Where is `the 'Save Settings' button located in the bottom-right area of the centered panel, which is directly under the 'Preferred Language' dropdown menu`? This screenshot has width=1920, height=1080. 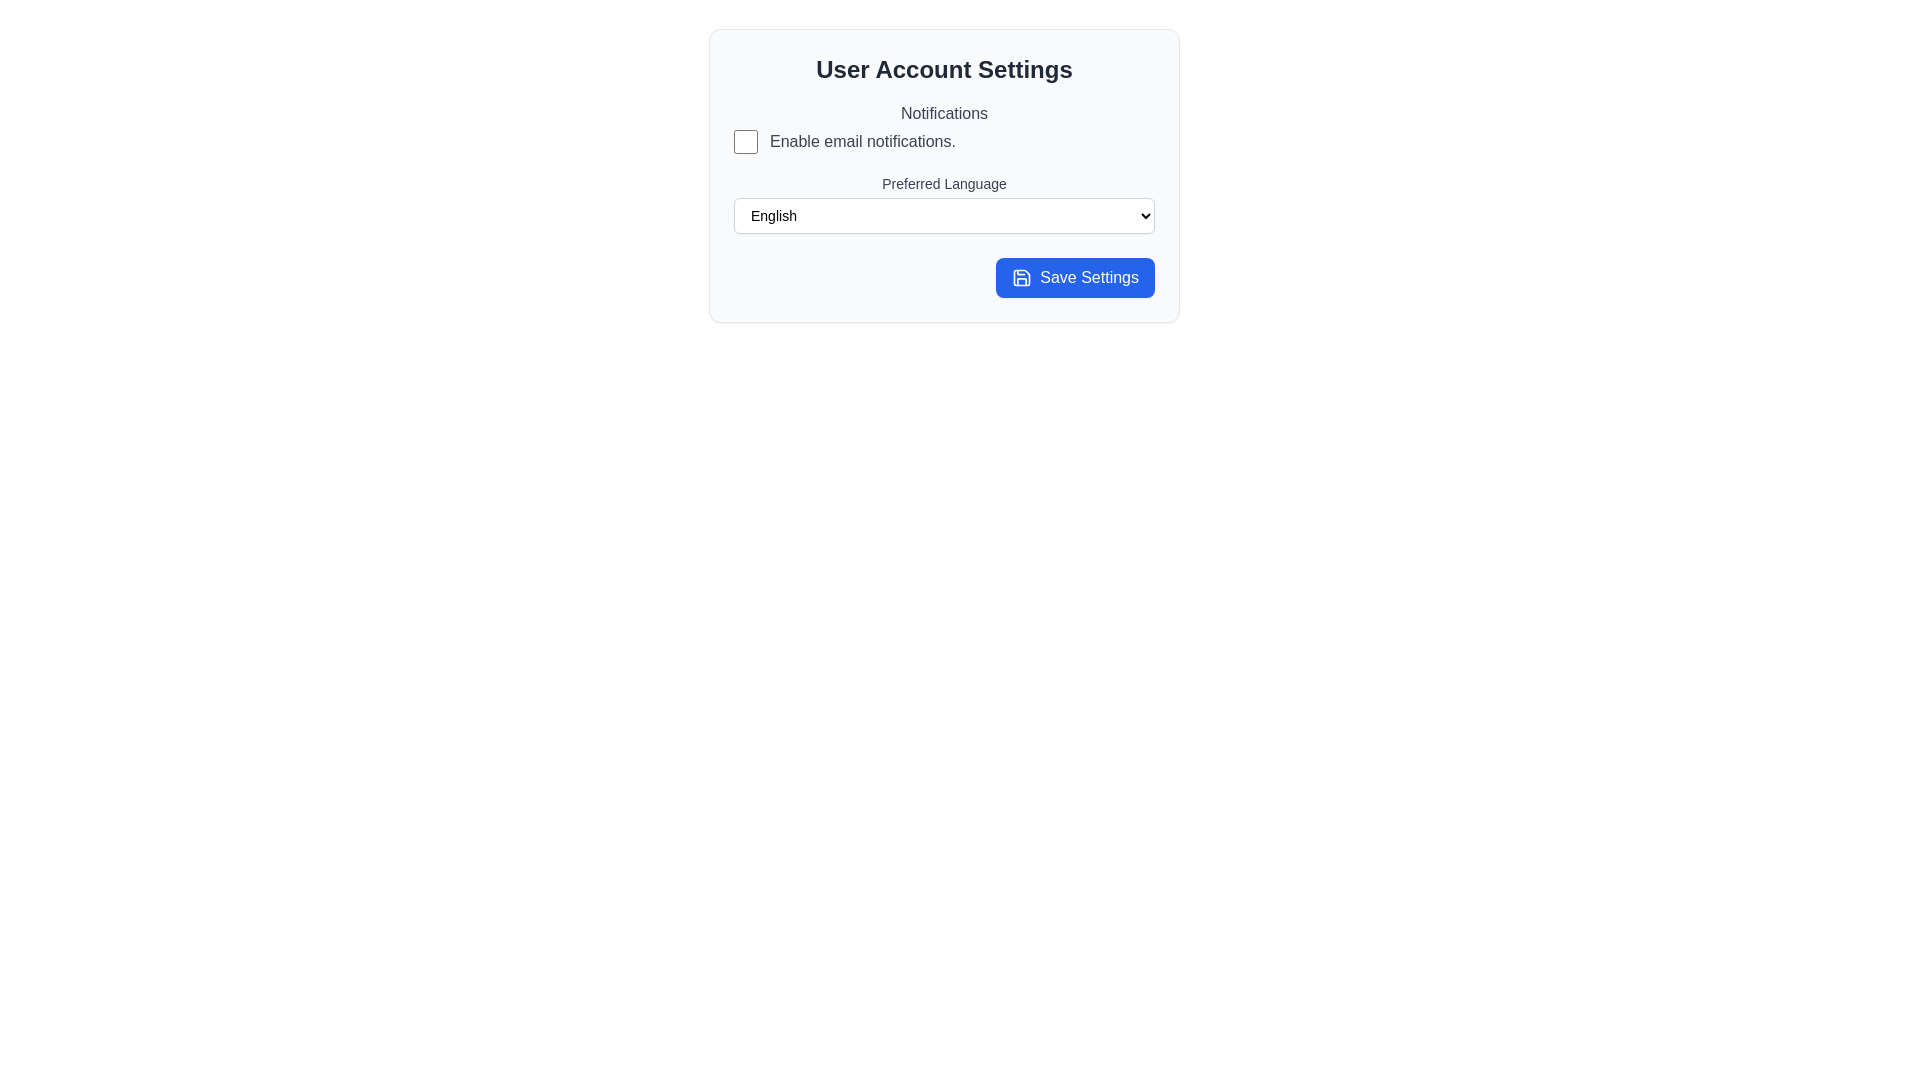
the 'Save Settings' button located in the bottom-right area of the centered panel, which is directly under the 'Preferred Language' dropdown menu is located at coordinates (1074, 277).